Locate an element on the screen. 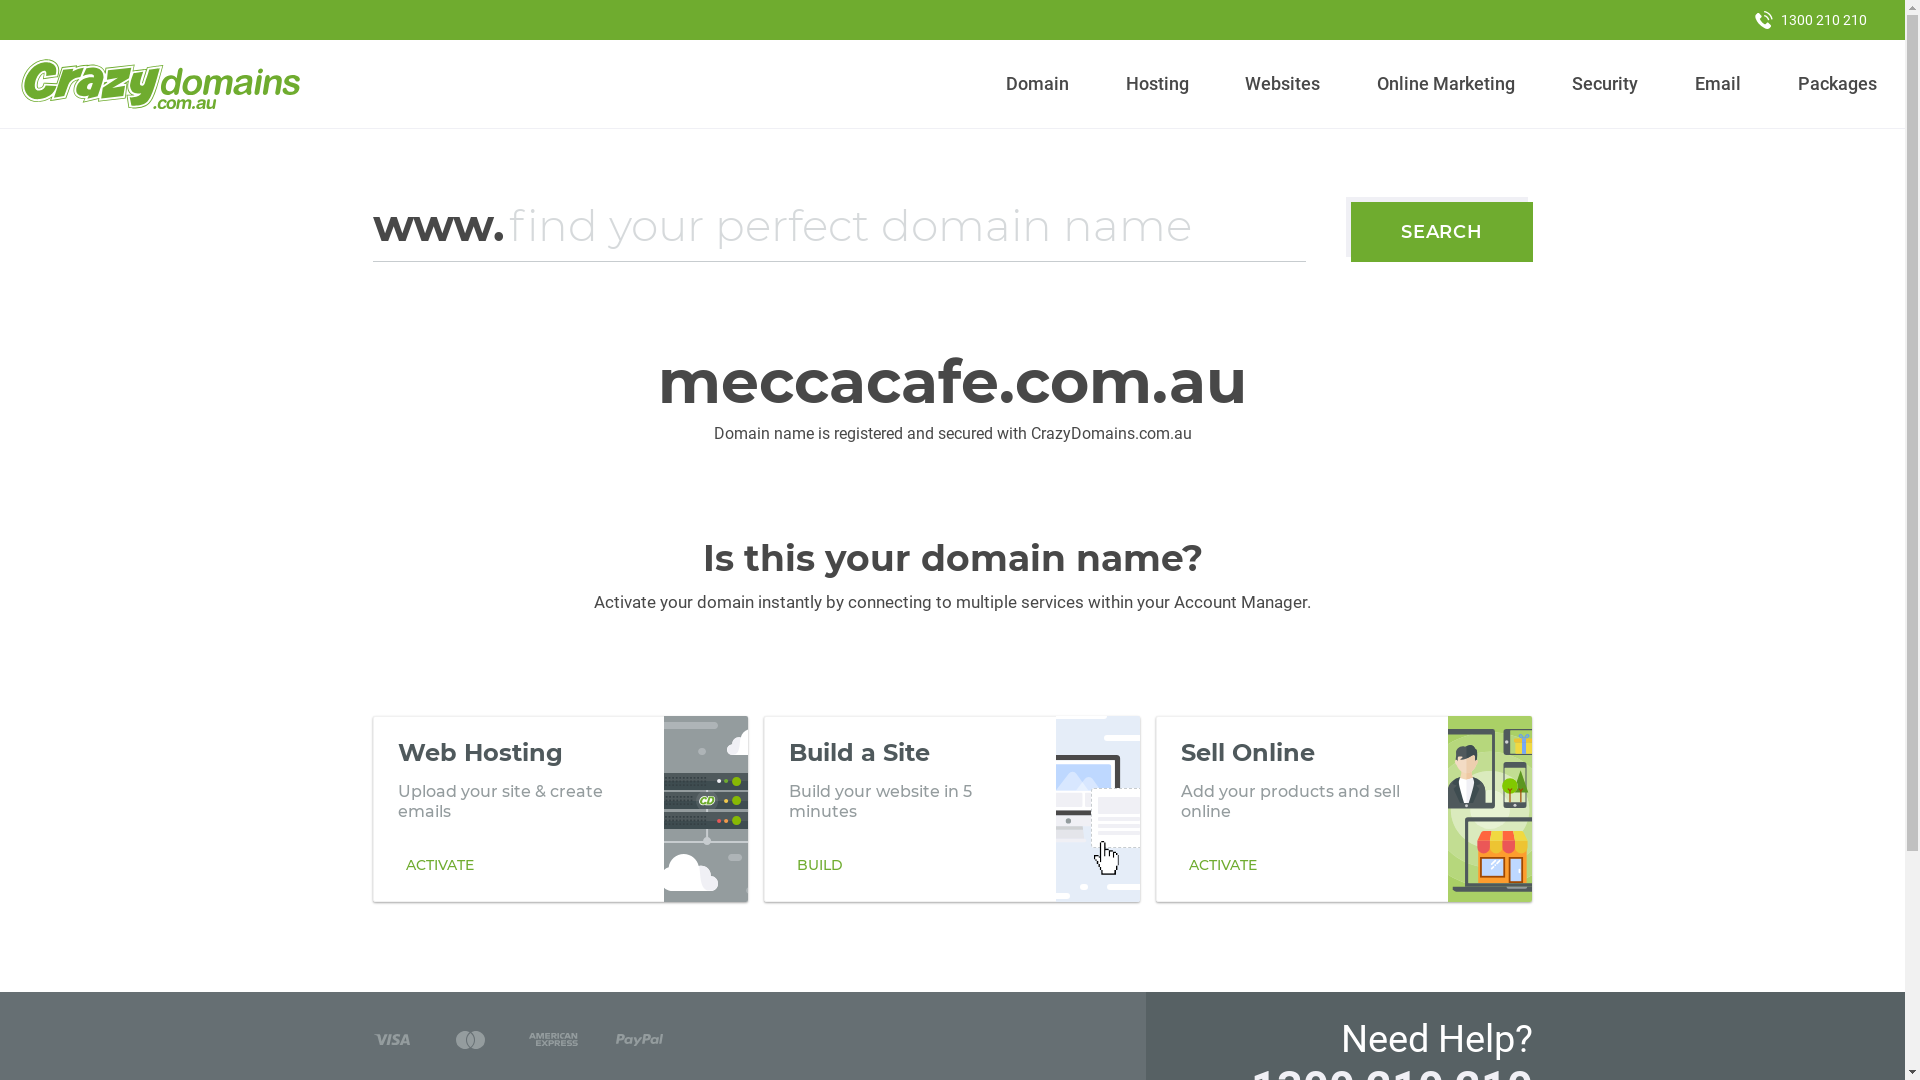  'Security' is located at coordinates (1605, 83).